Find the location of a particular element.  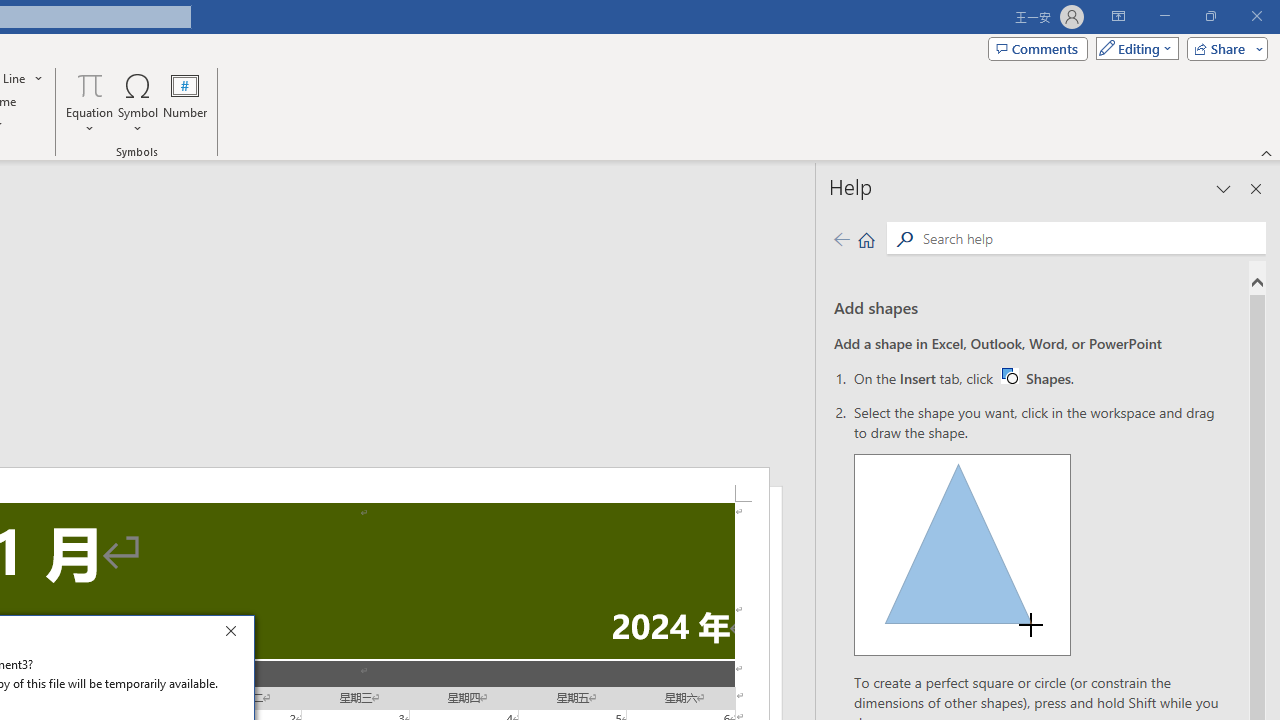

'Previous page' is located at coordinates (841, 238).